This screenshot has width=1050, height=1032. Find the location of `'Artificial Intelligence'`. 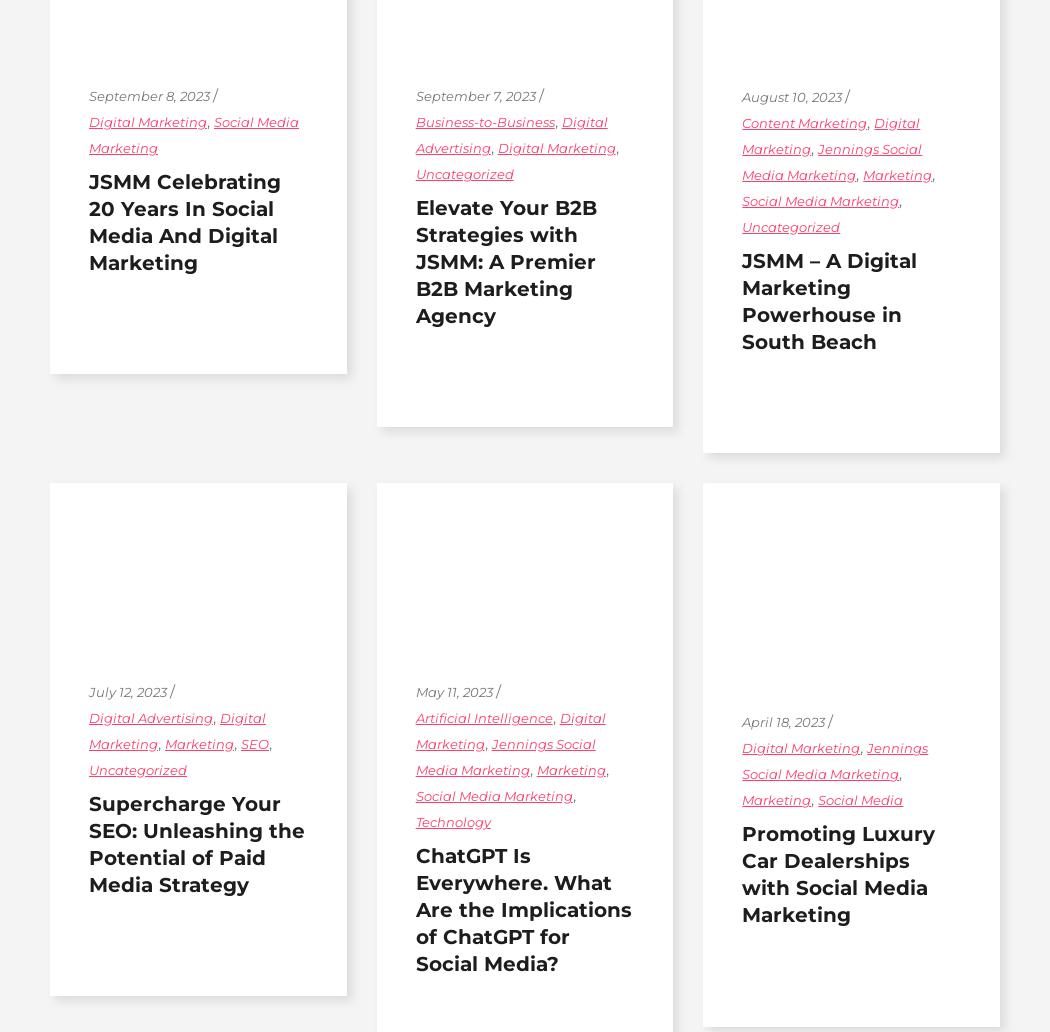

'Artificial Intelligence' is located at coordinates (413, 716).